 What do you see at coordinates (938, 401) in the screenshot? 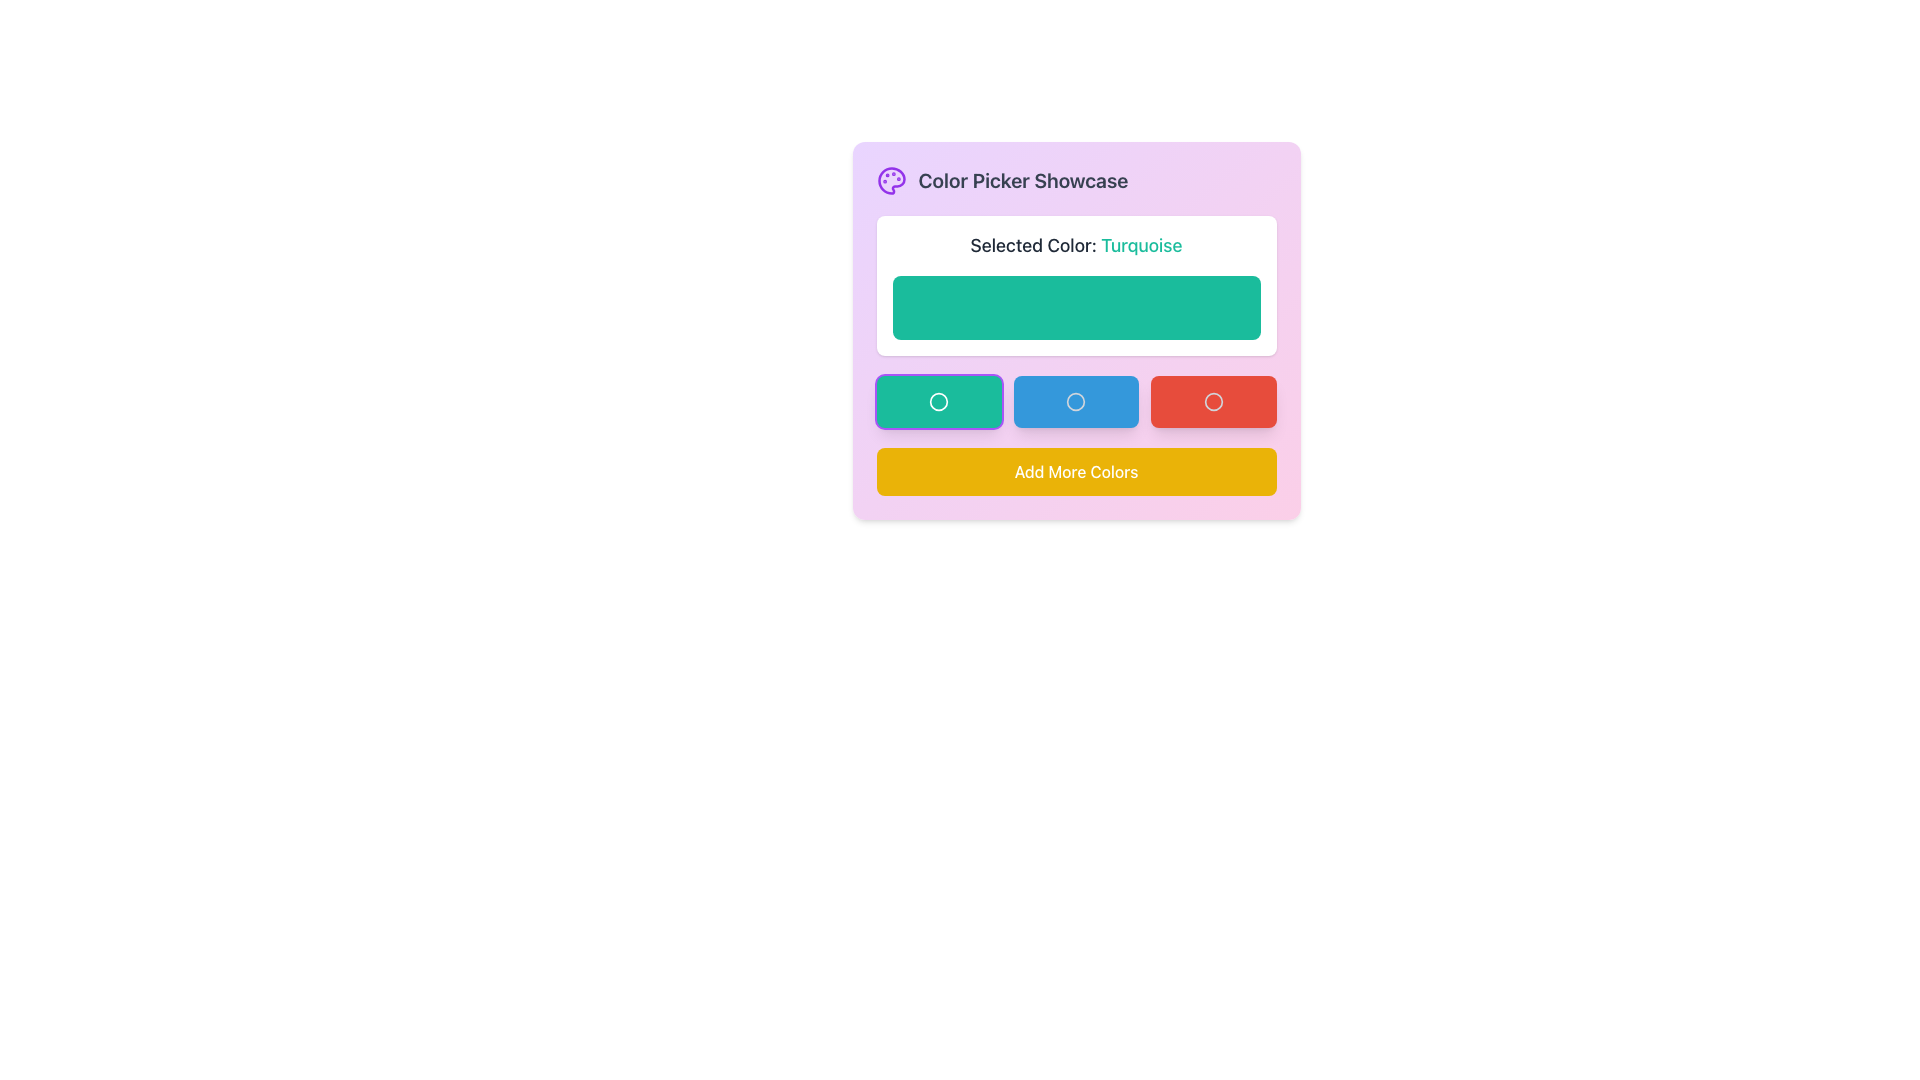
I see `the leftmost circular color selection option in the color picker interface` at bounding box center [938, 401].